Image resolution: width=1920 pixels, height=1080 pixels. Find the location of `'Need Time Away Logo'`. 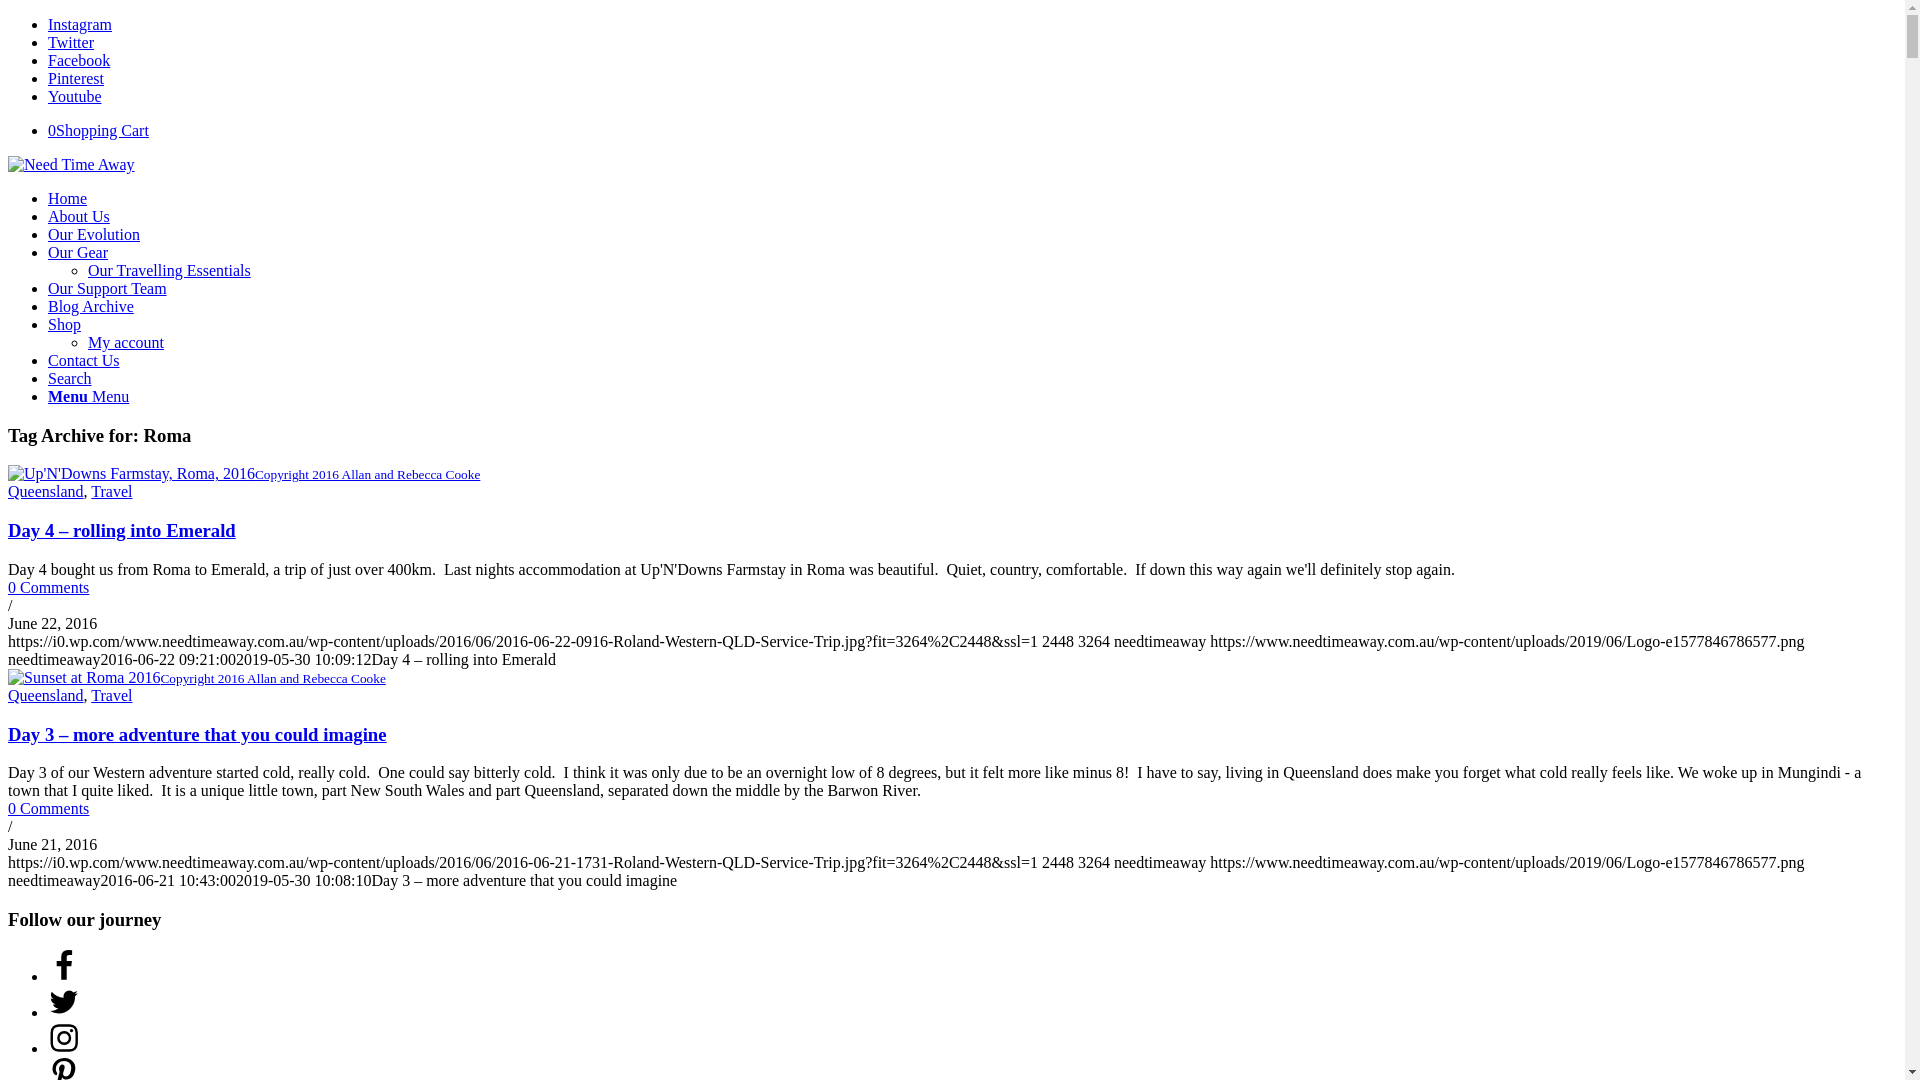

'Need Time Away Logo' is located at coordinates (8, 164).